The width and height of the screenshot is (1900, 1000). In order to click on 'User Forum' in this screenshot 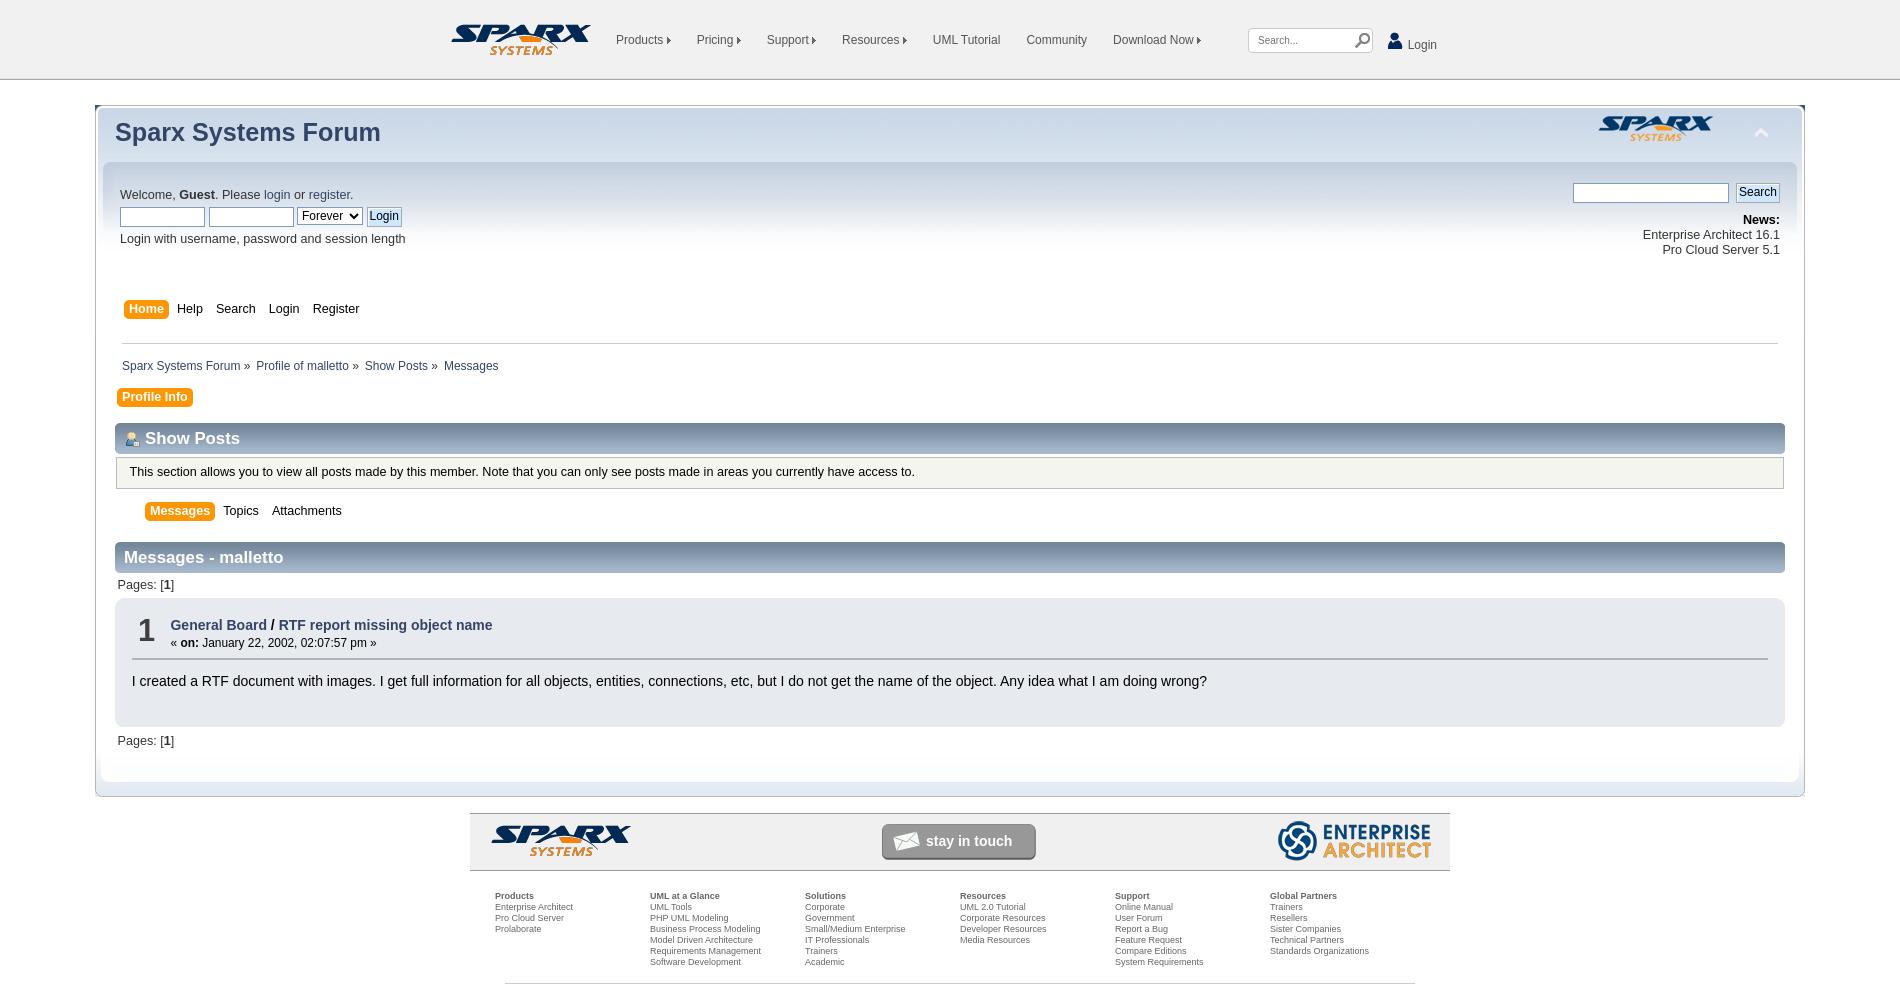, I will do `click(1138, 917)`.